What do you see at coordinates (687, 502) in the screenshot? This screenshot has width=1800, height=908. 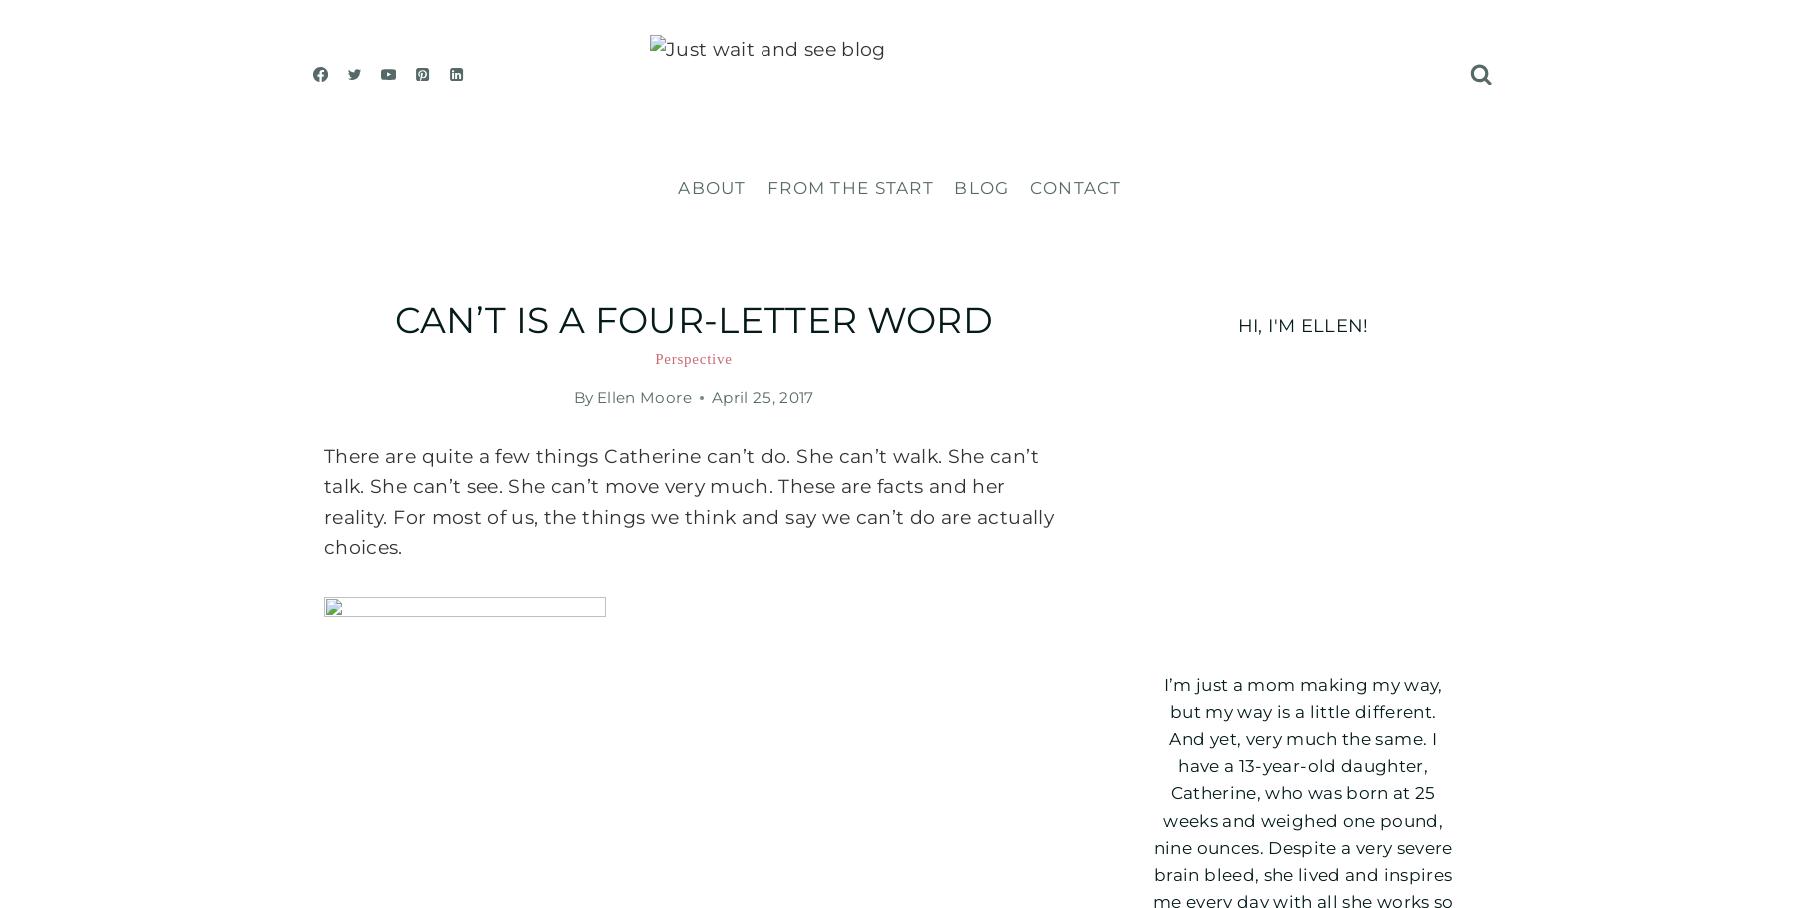 I see `'There are quite a few things Catherine can’t do. She can’t walk. She can’t talk. She can’t see. She can’t move very much. These are facts and her reality. For most of us, the things we think and say we can’t do are actually choices.'` at bounding box center [687, 502].